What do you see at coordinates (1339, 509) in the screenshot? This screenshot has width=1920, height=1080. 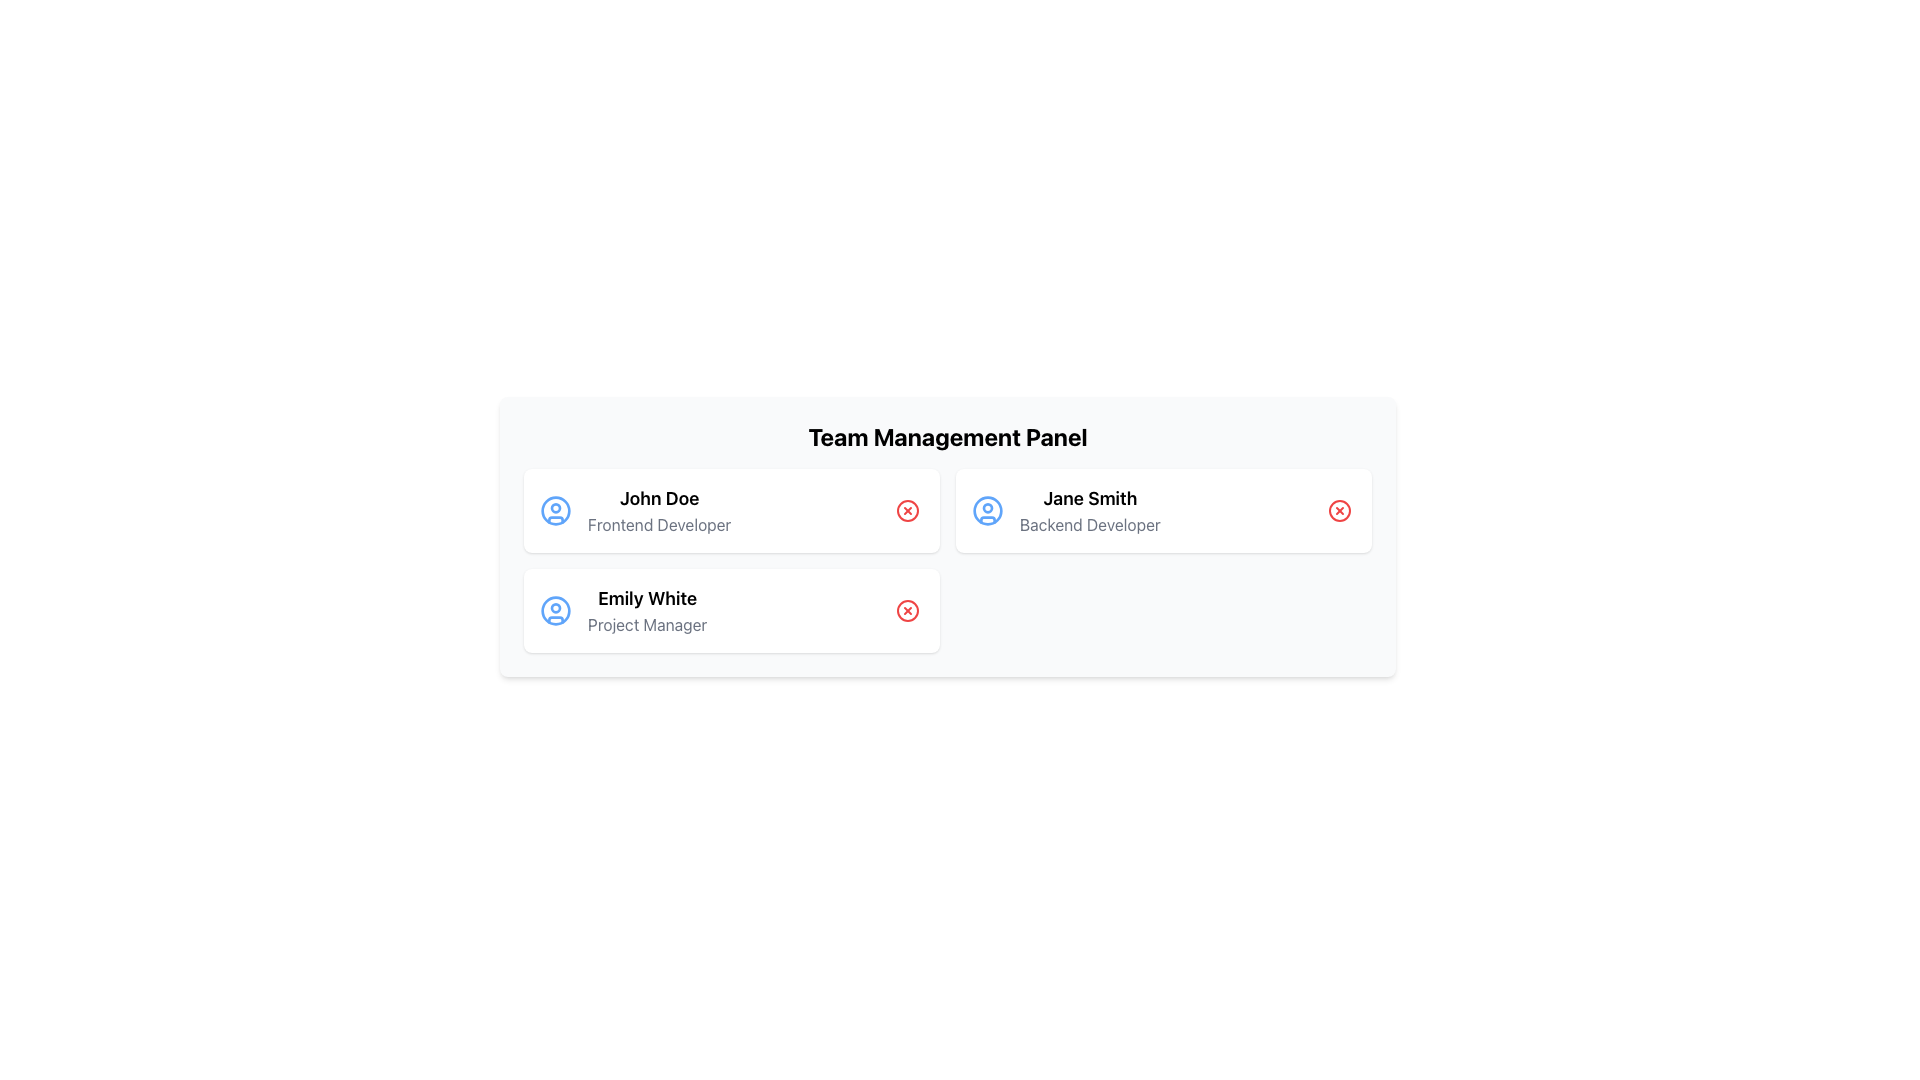 I see `the circular Close or delete button with a red 'X' symbol next to the entry for 'Jane Smith, Backend Developer'` at bounding box center [1339, 509].